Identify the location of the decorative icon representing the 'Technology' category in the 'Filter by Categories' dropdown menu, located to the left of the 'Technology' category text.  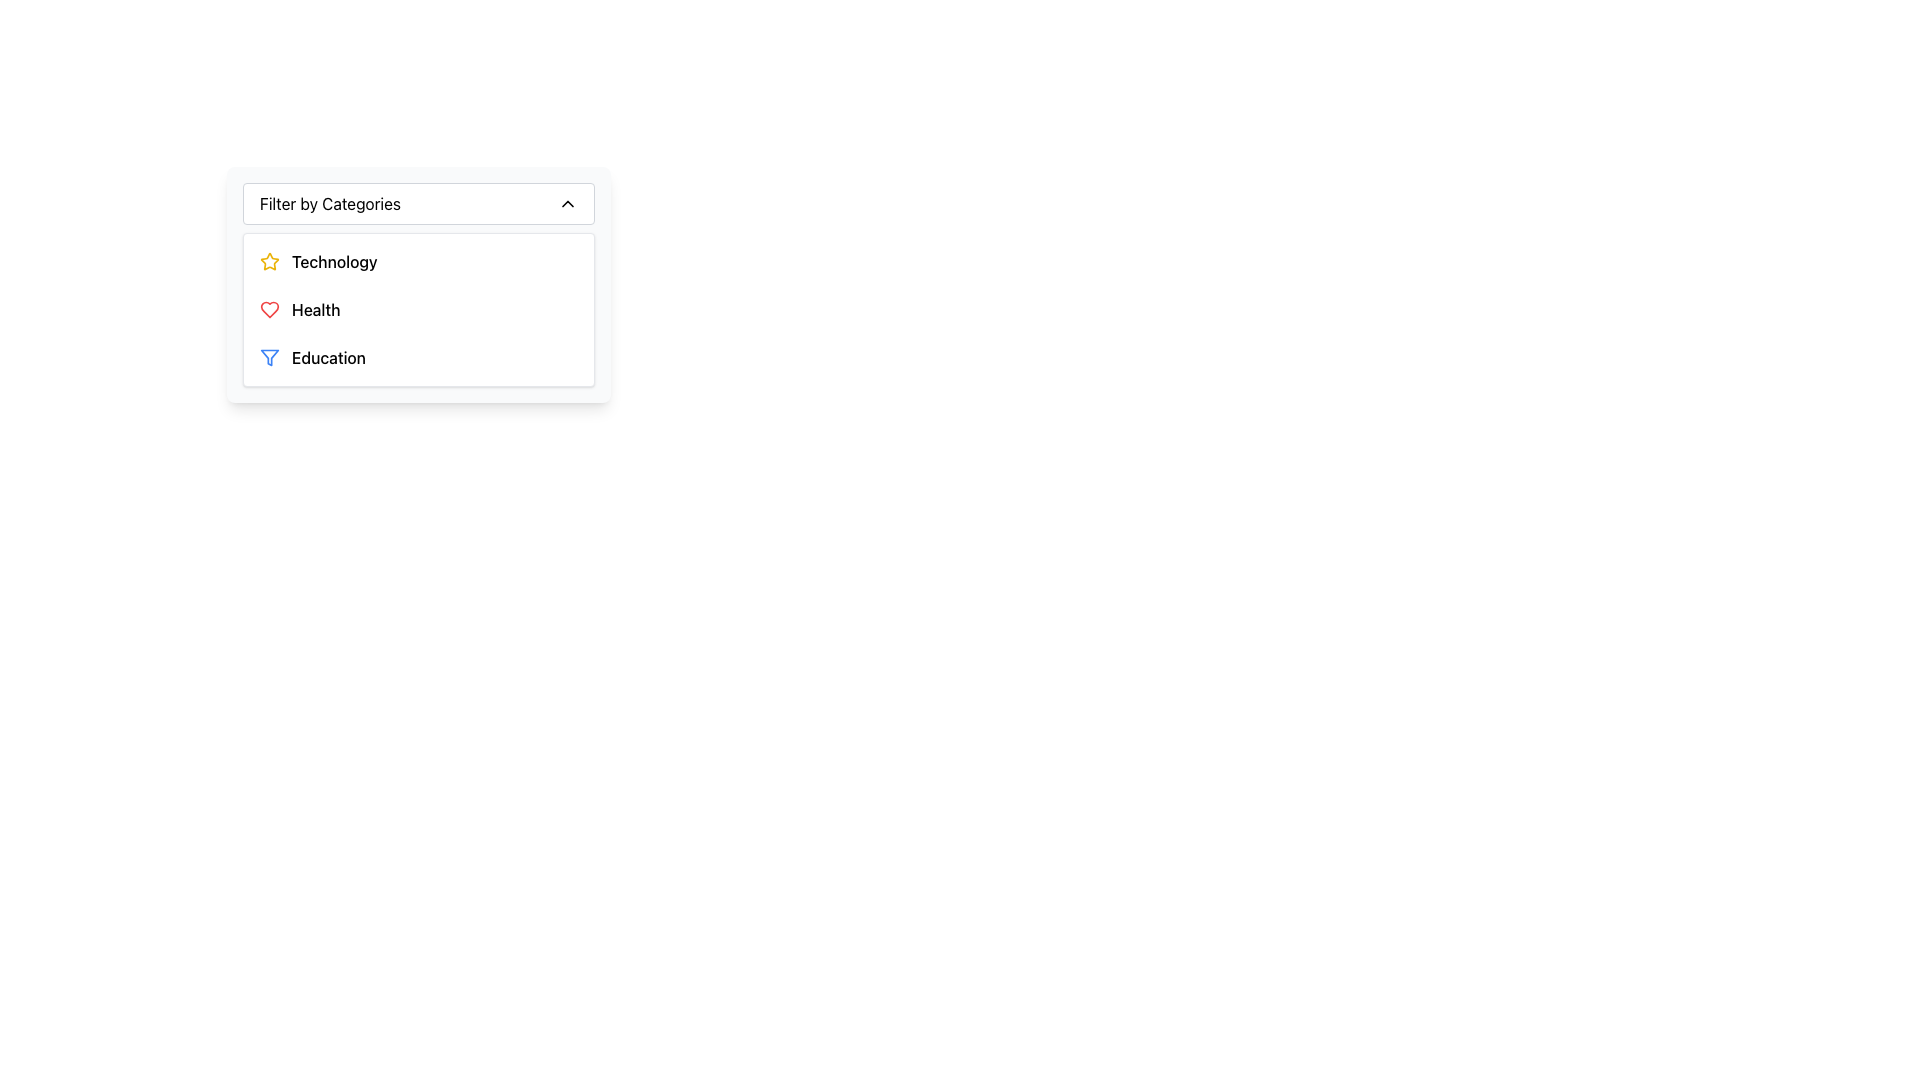
(268, 260).